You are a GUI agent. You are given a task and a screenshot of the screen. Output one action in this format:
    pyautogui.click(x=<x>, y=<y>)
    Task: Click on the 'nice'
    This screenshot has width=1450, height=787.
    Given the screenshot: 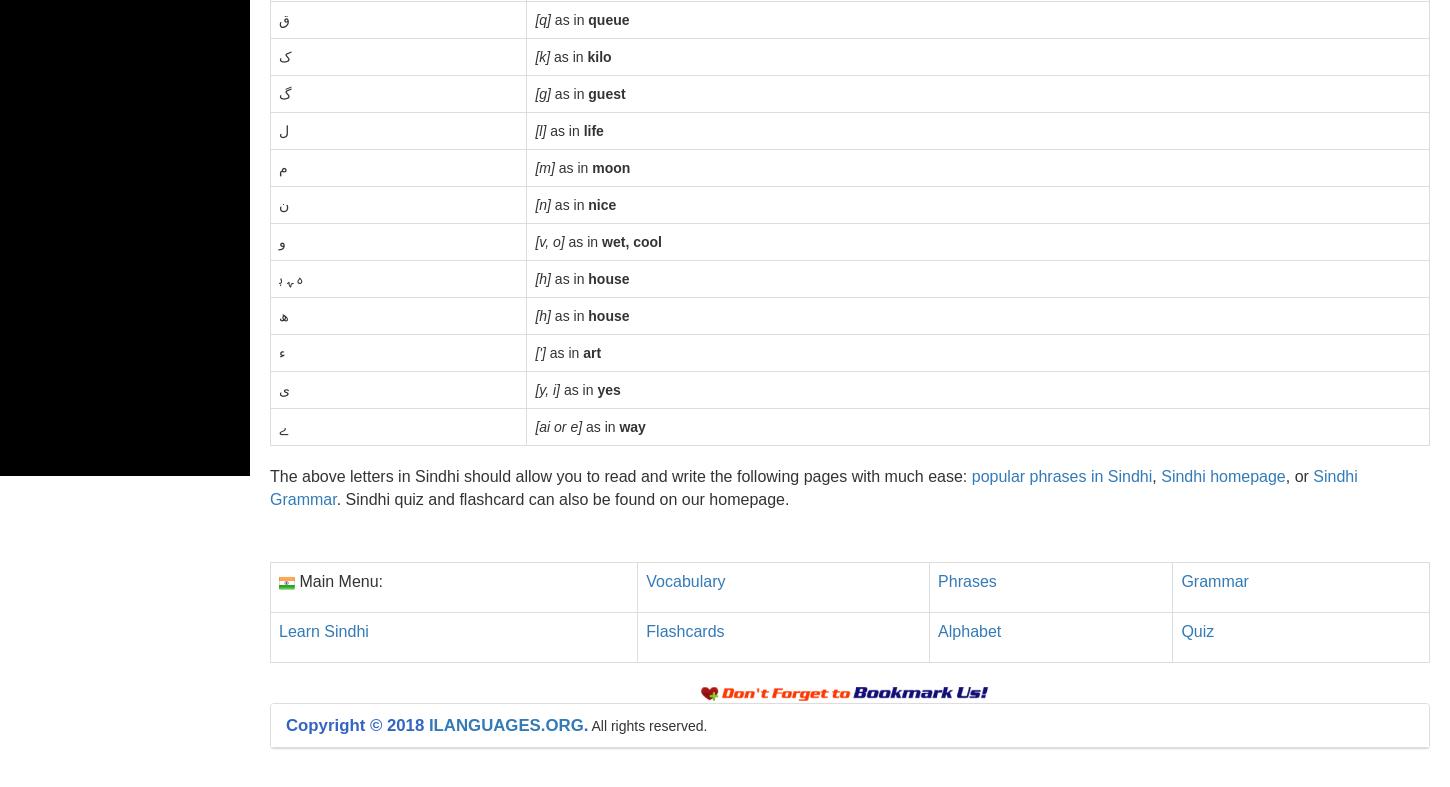 What is the action you would take?
    pyautogui.click(x=587, y=205)
    